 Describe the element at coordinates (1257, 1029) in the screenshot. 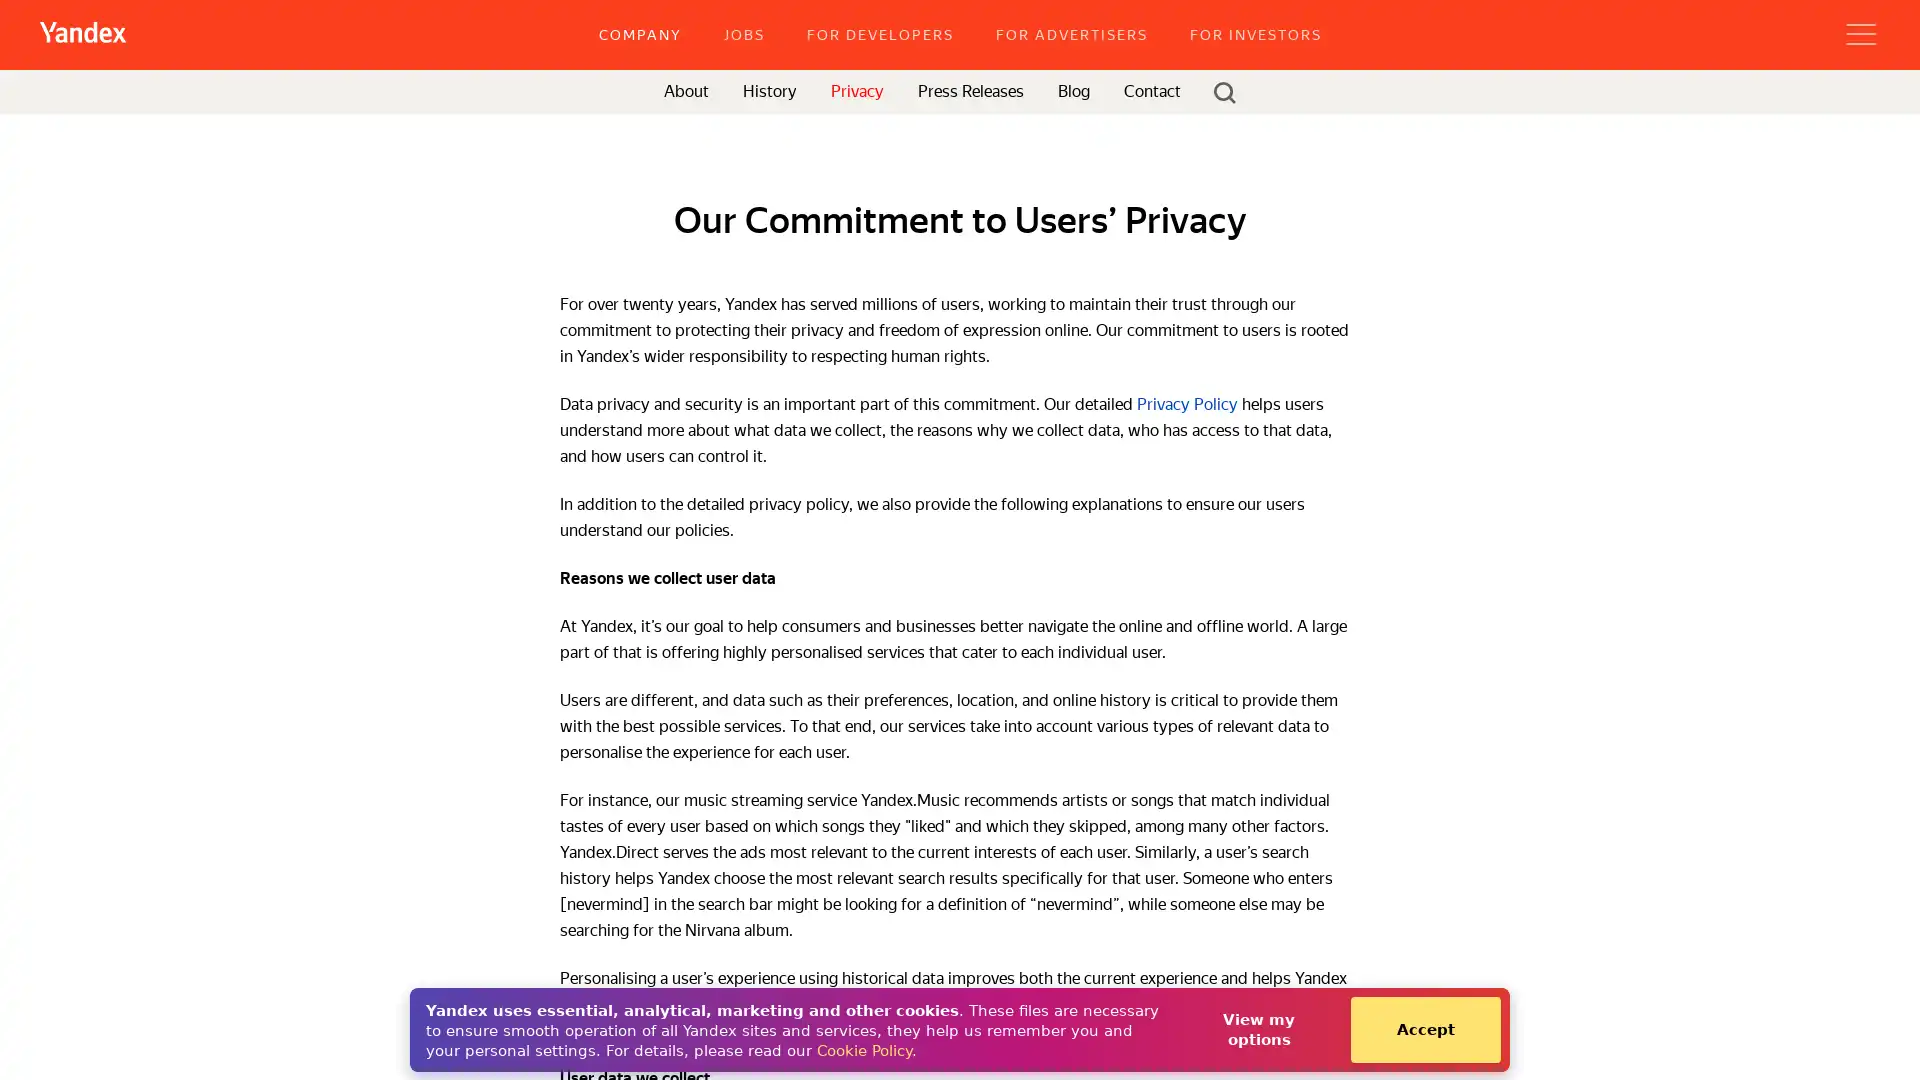

I see `View my options` at that location.